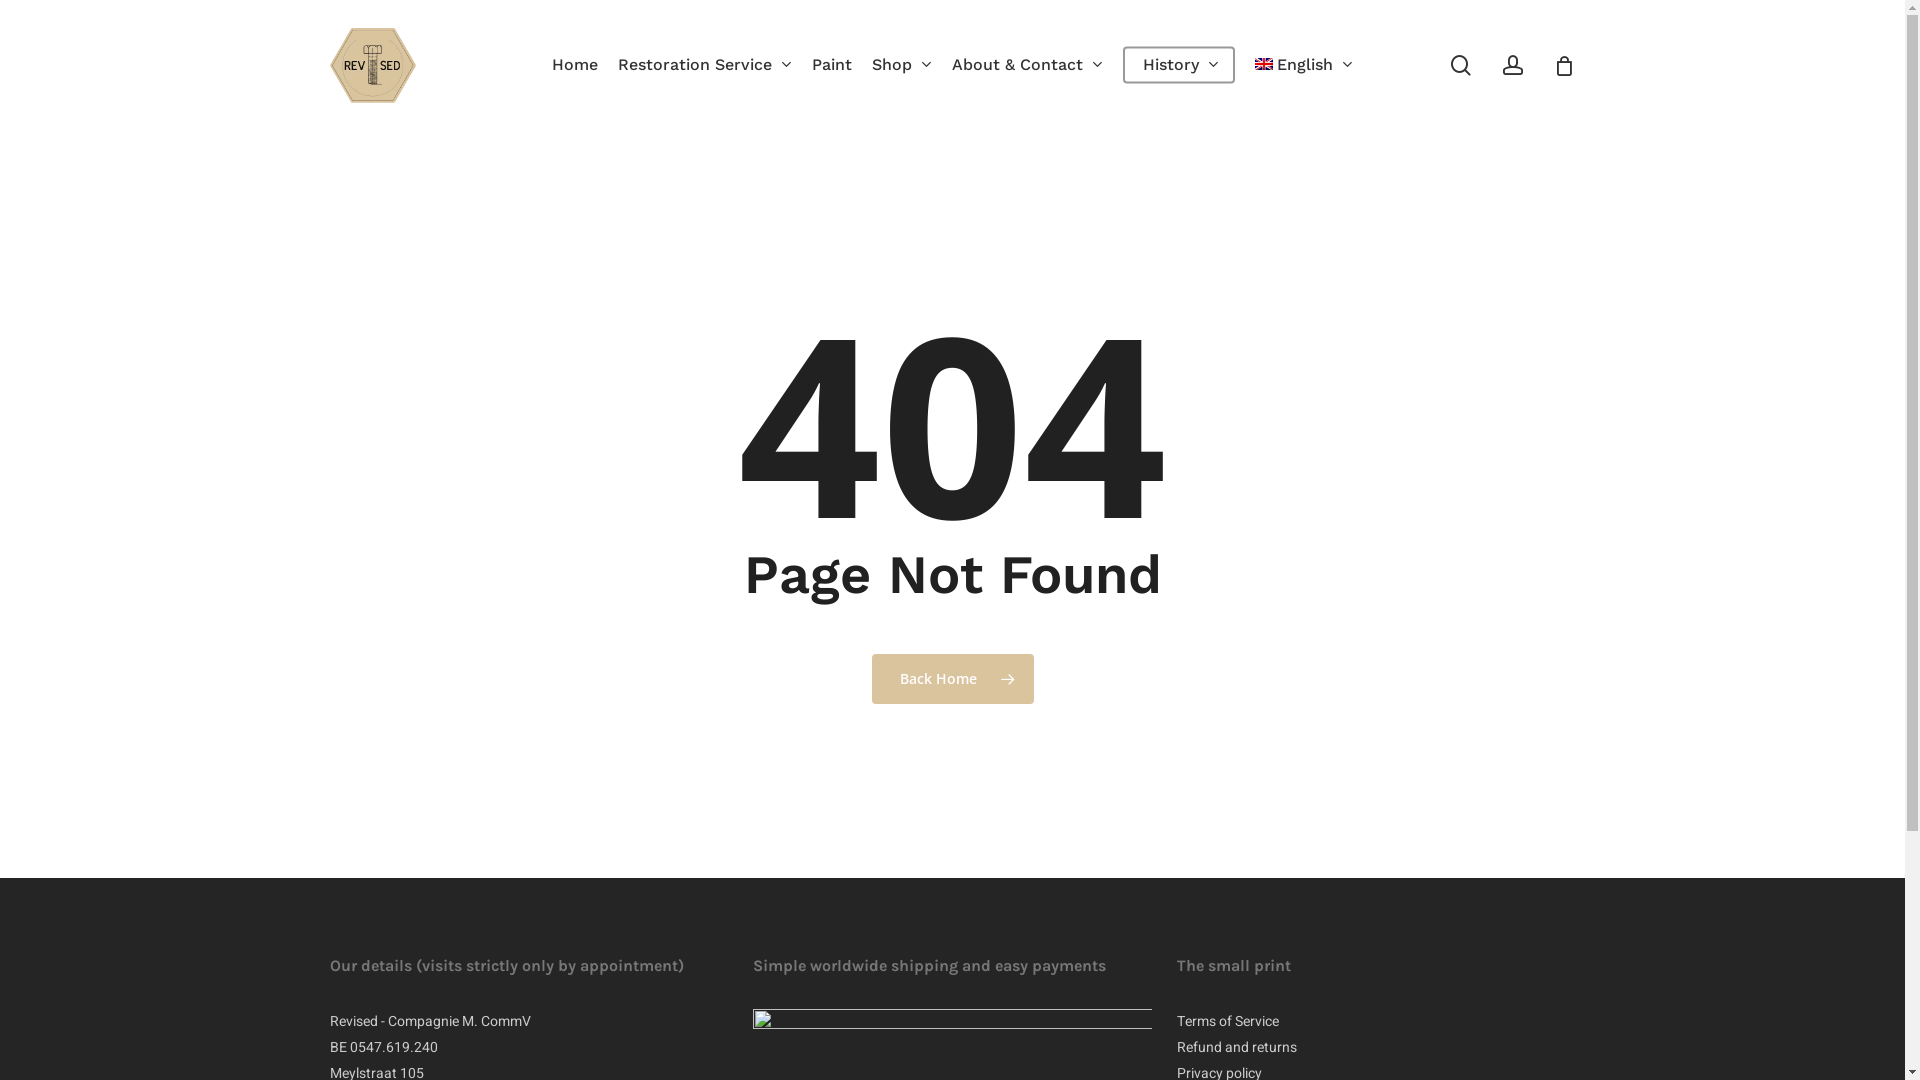 This screenshot has height=1080, width=1920. What do you see at coordinates (1236, 1046) in the screenshot?
I see `'Refund and returns'` at bounding box center [1236, 1046].